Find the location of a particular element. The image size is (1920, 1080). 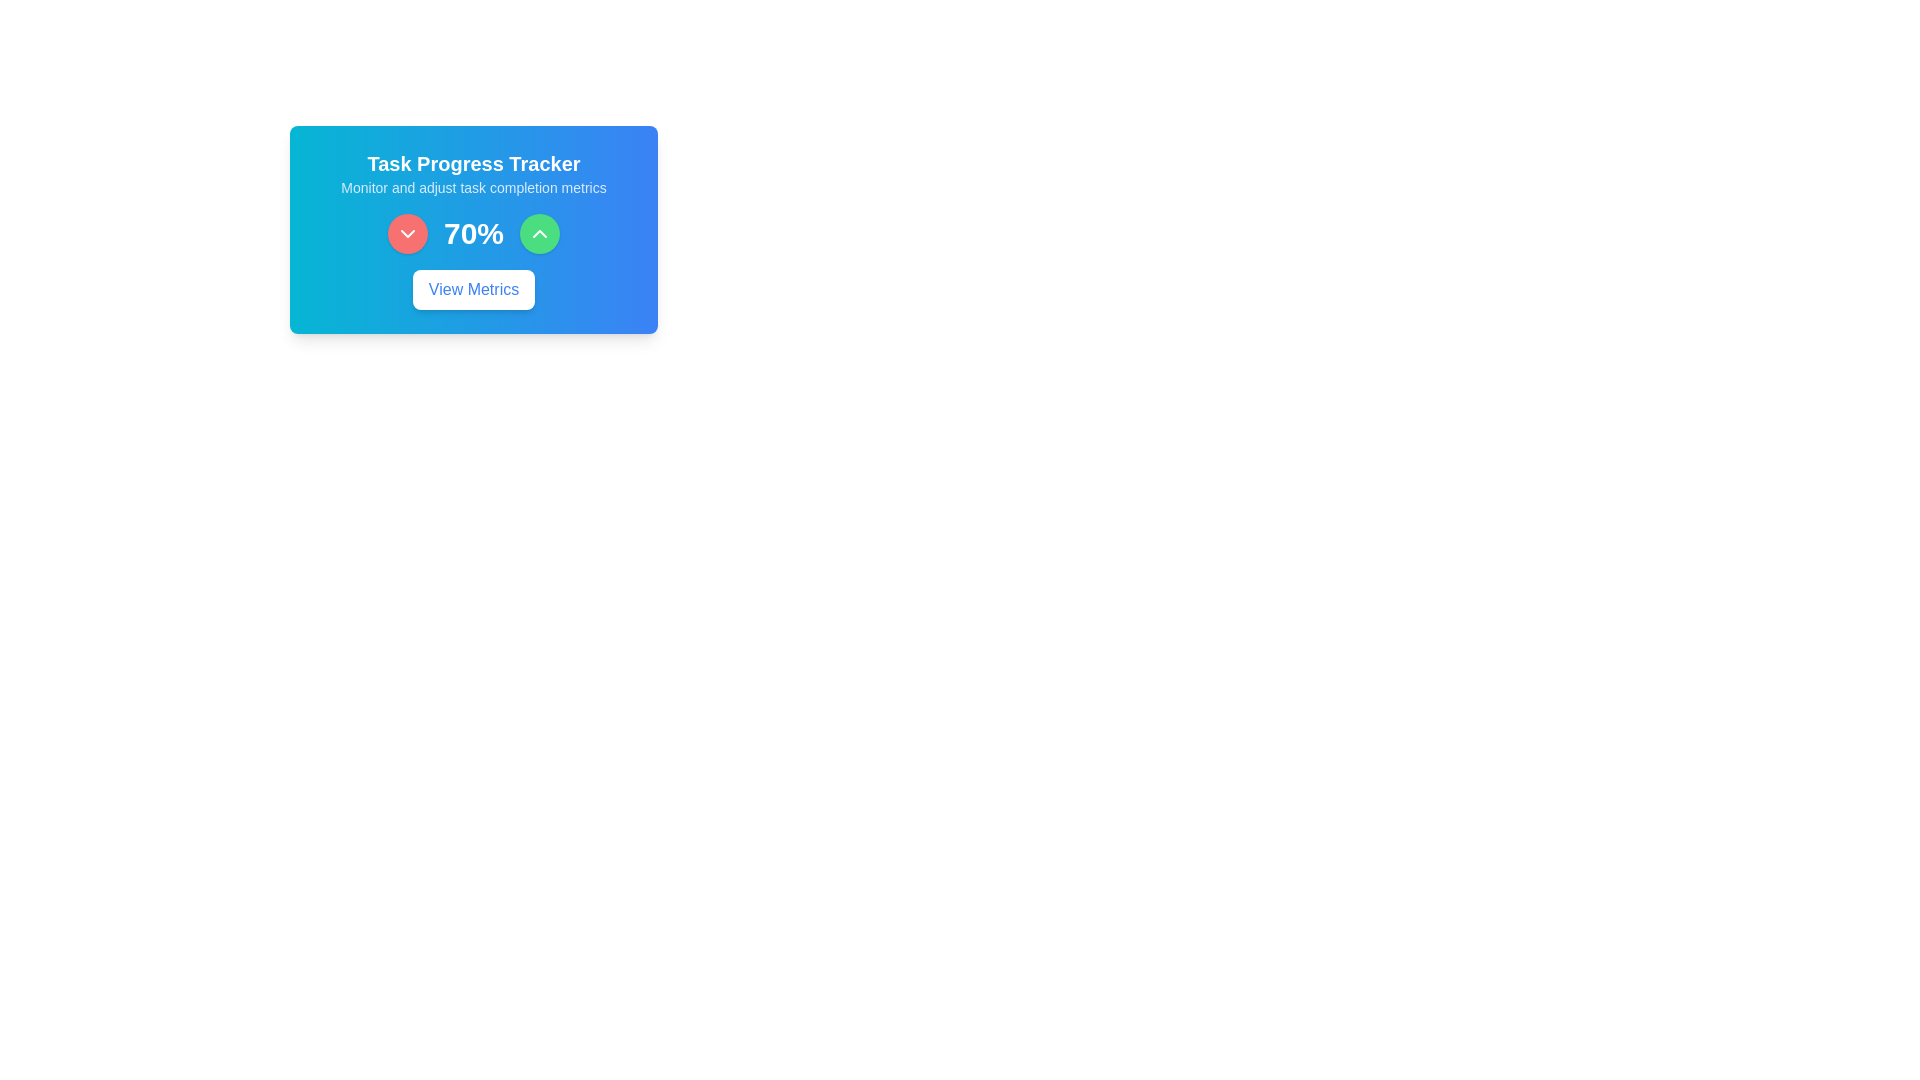

the interactive button located to the right of the red button with a downward arrow and the bold text displaying '70%' to observe the hover effect is located at coordinates (540, 233).